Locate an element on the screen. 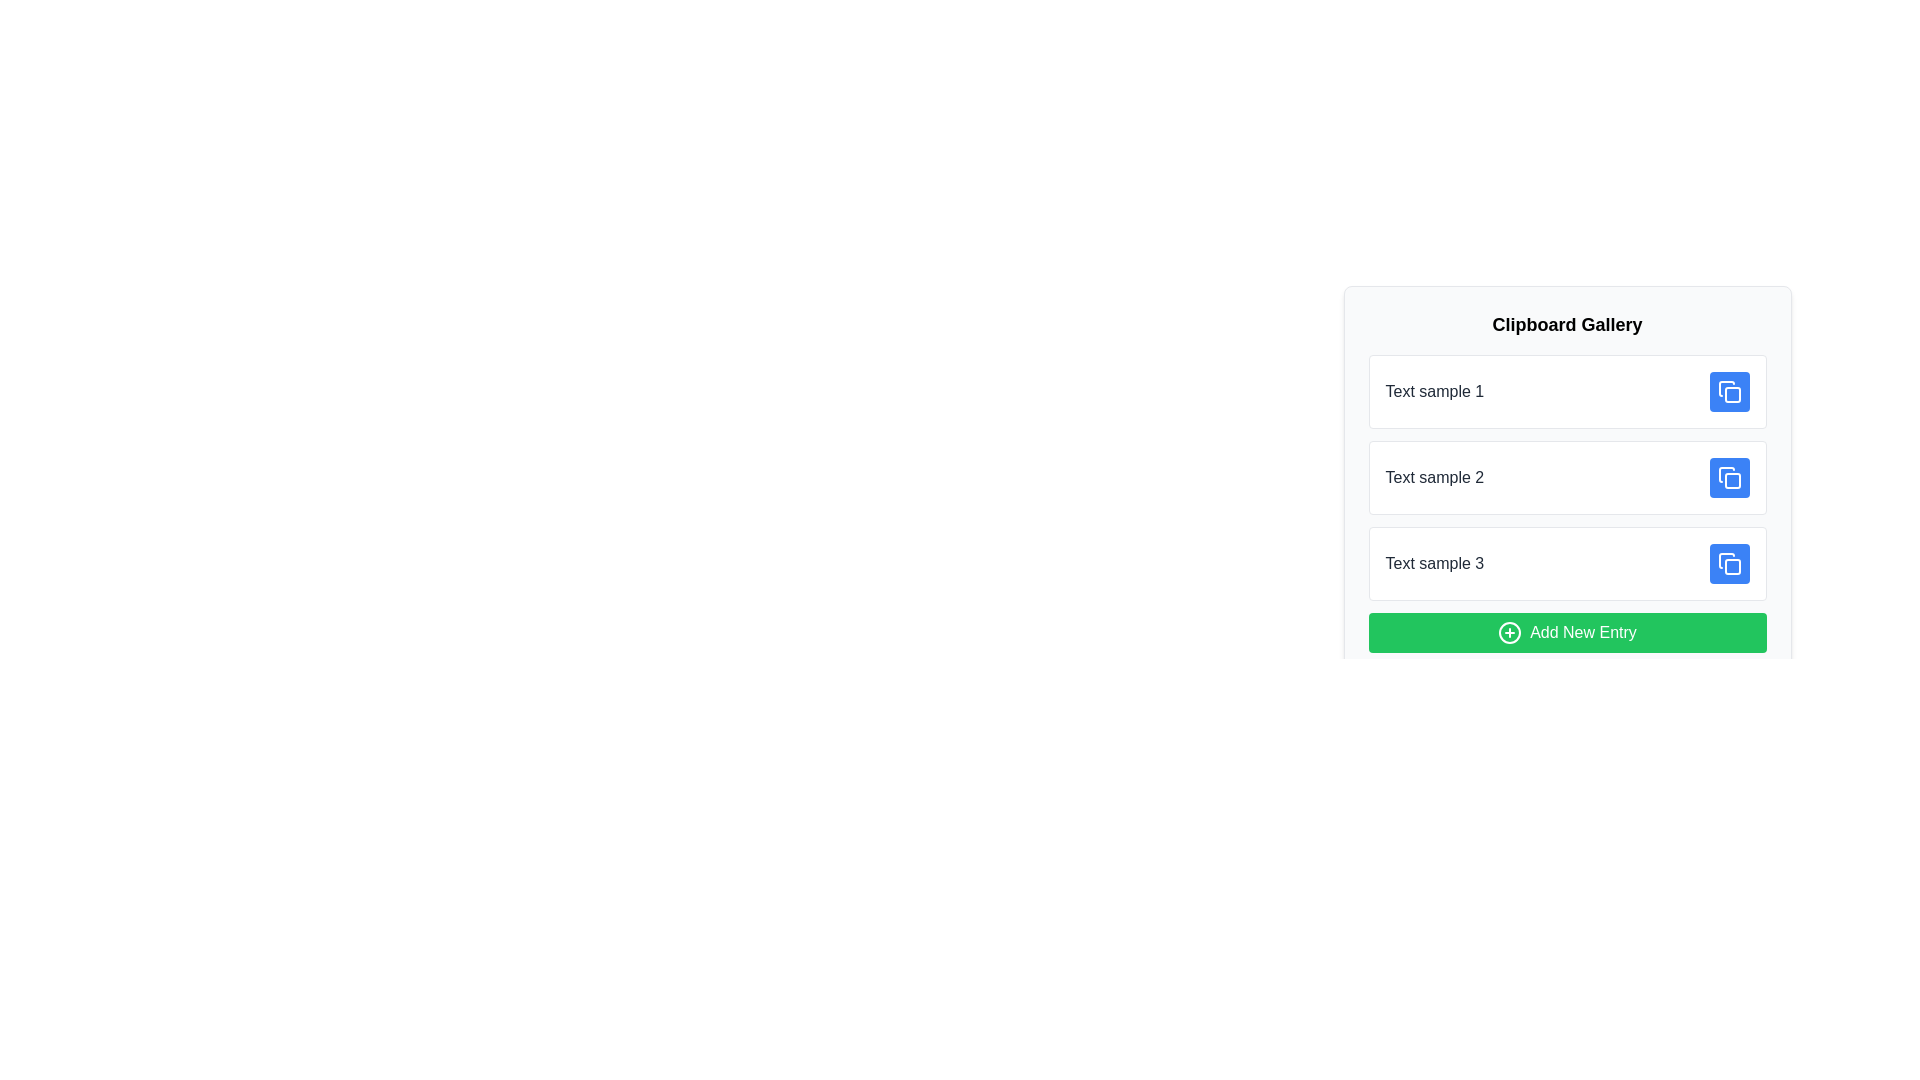  the copy icon located at the far right of the row for the entry labeled 'Text sample 1' to copy the associated text or content is located at coordinates (1728, 392).